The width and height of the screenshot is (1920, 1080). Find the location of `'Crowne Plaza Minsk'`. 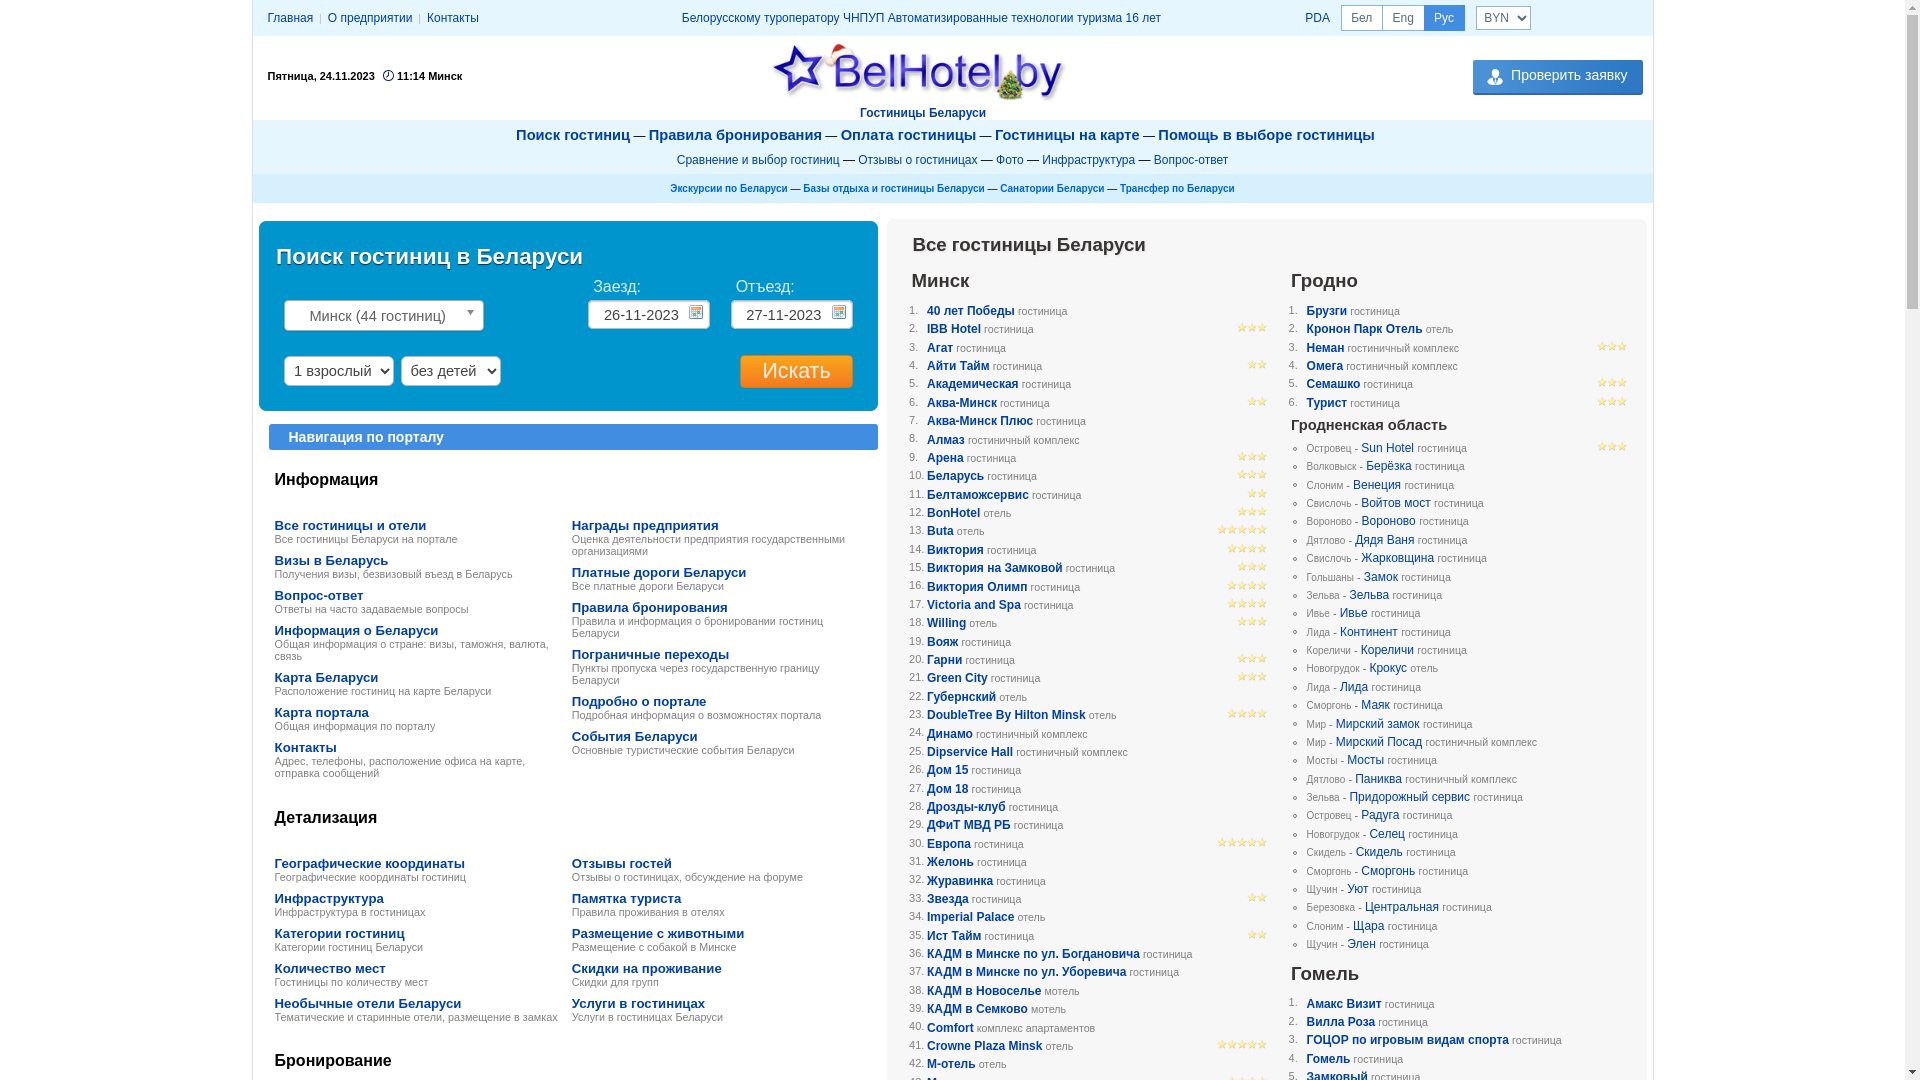

'Crowne Plaza Minsk' is located at coordinates (925, 1044).